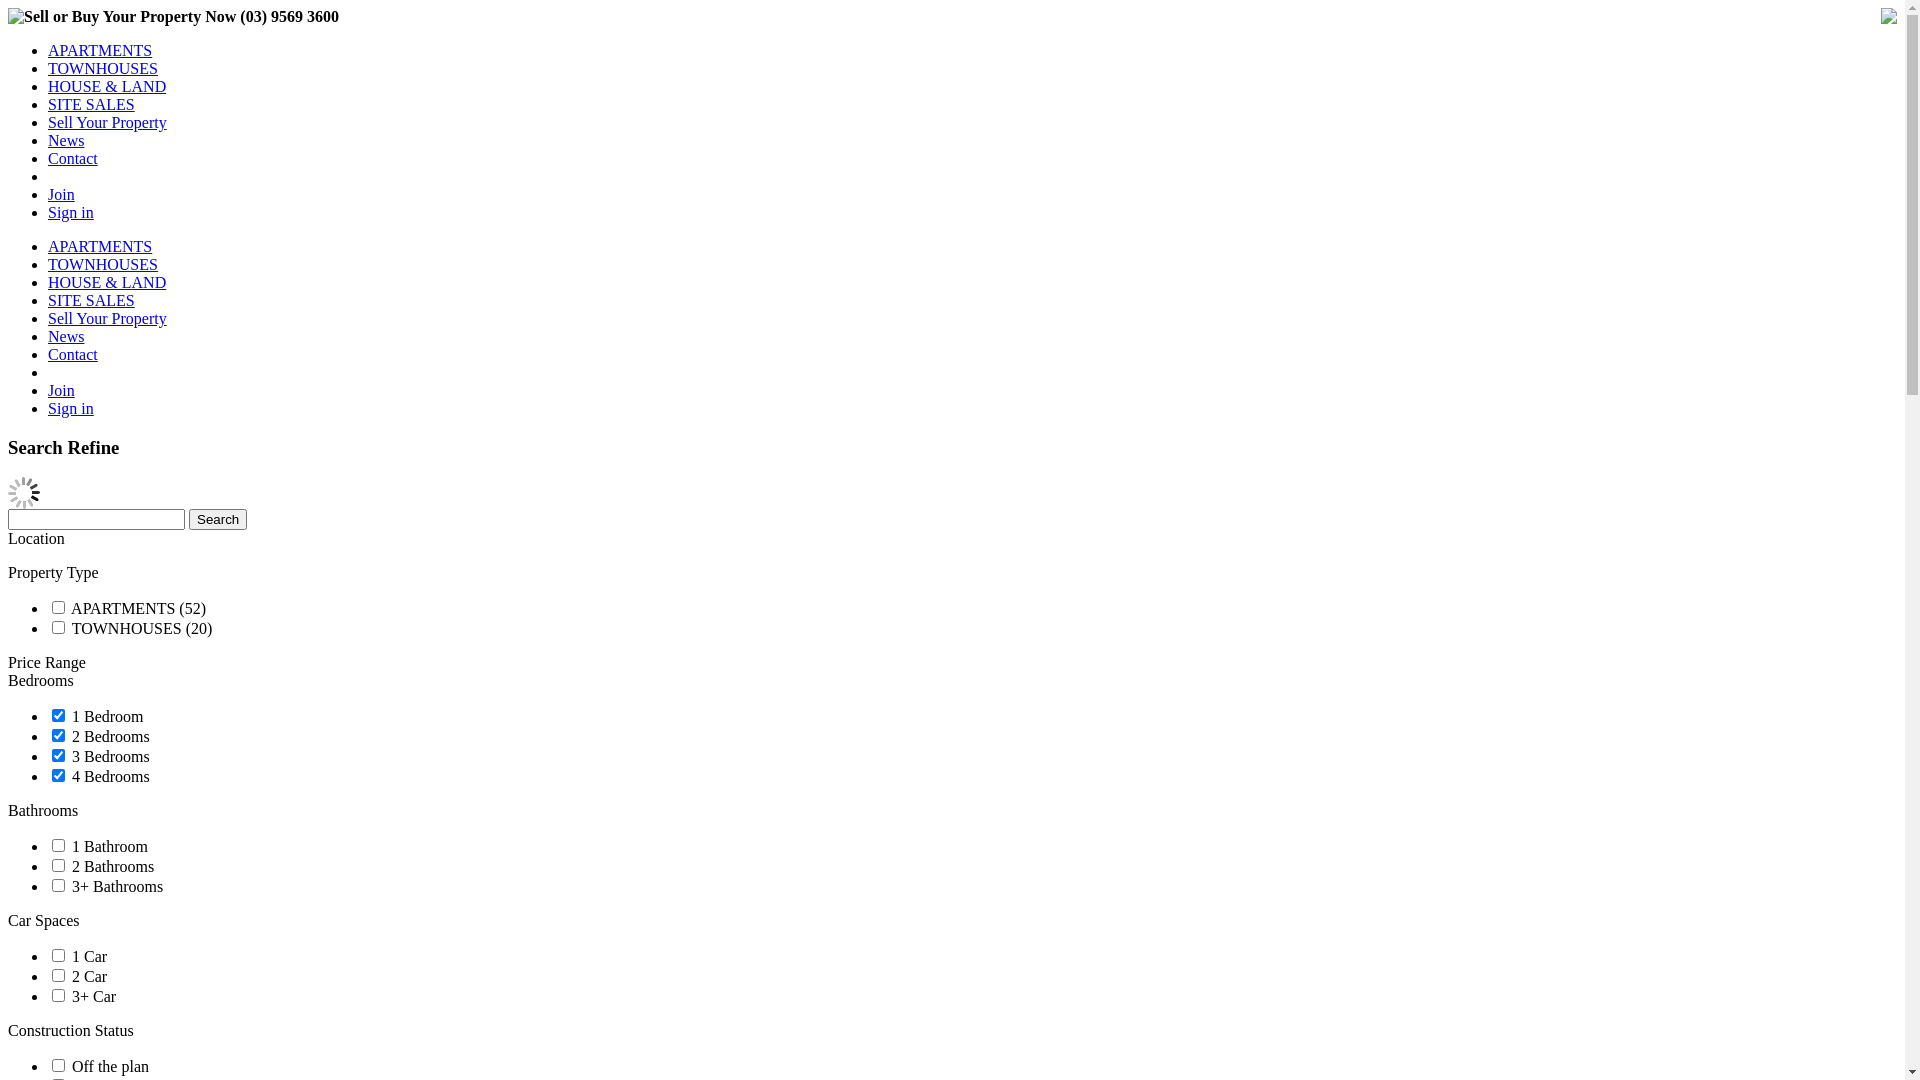 This screenshot has width=1920, height=1080. I want to click on 'HOUSE & LAND', so click(105, 85).